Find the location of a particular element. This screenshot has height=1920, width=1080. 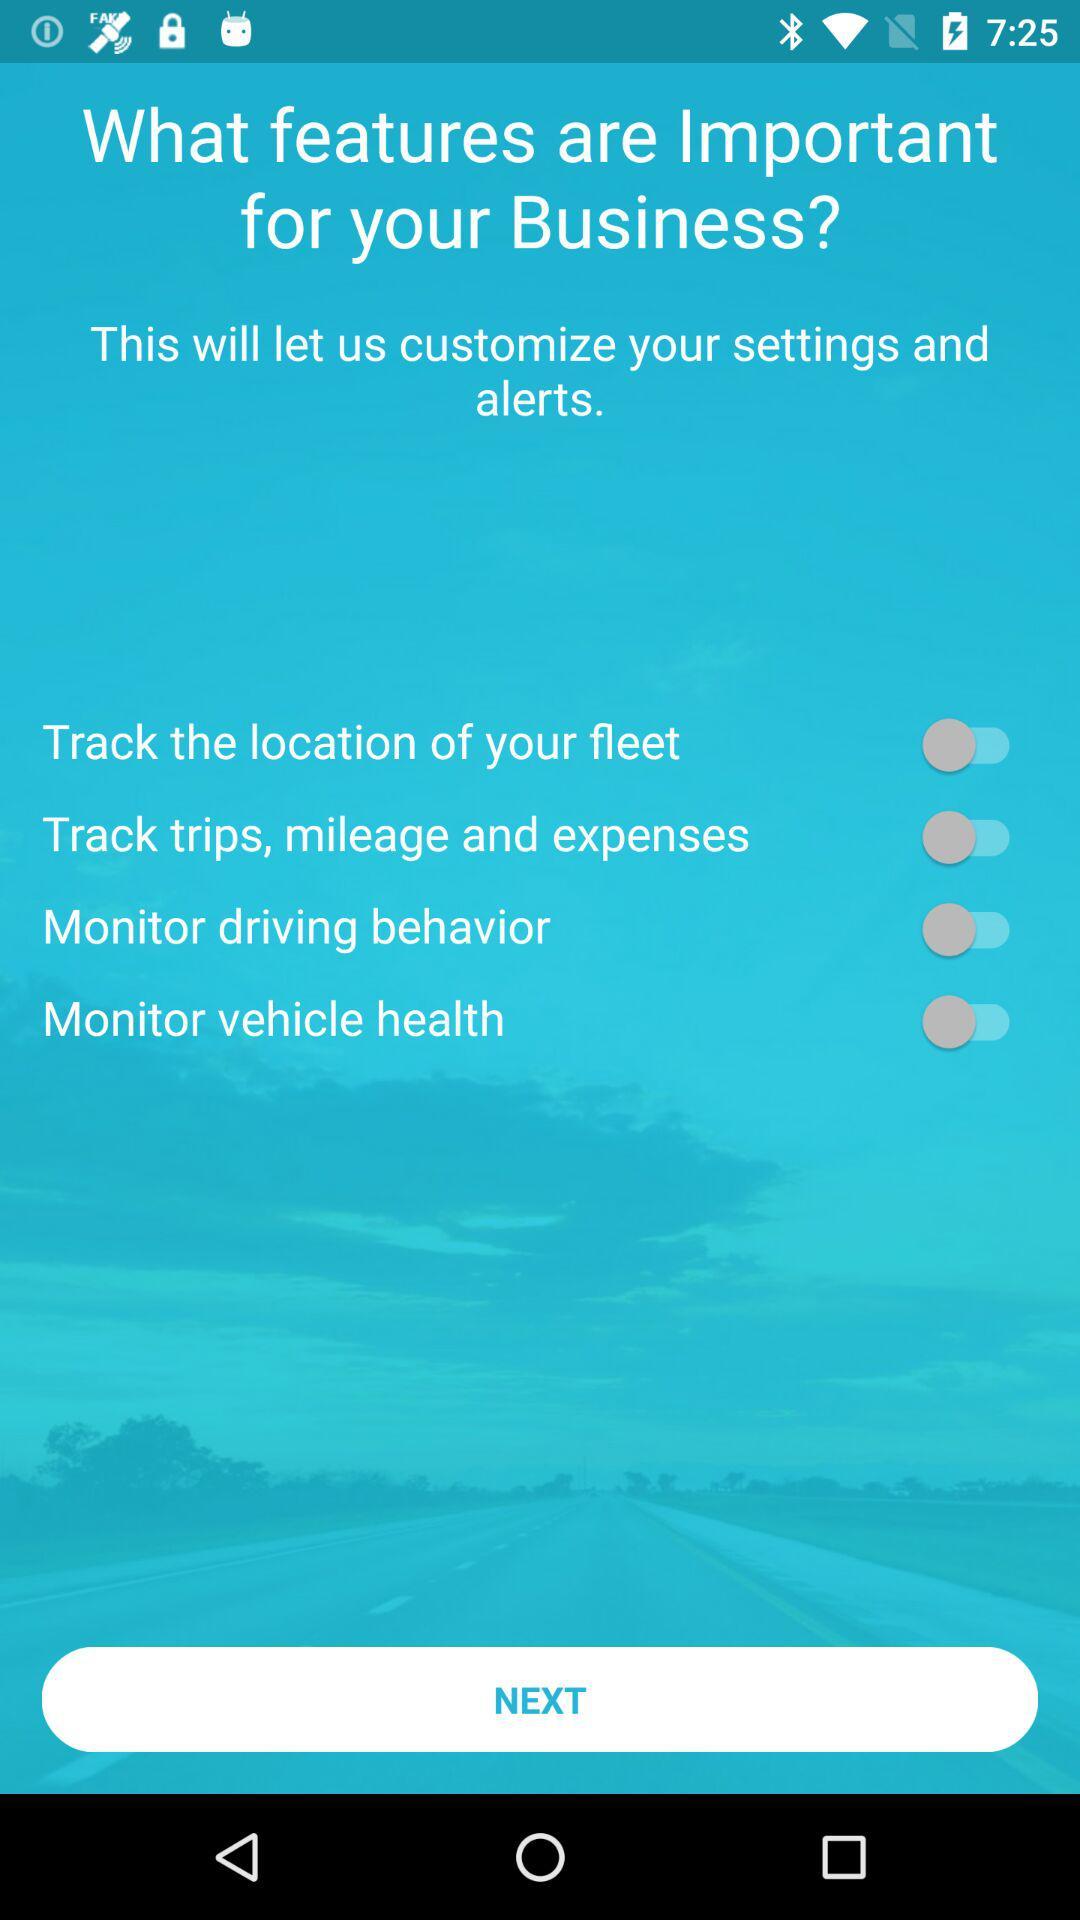

selection is located at coordinates (974, 928).